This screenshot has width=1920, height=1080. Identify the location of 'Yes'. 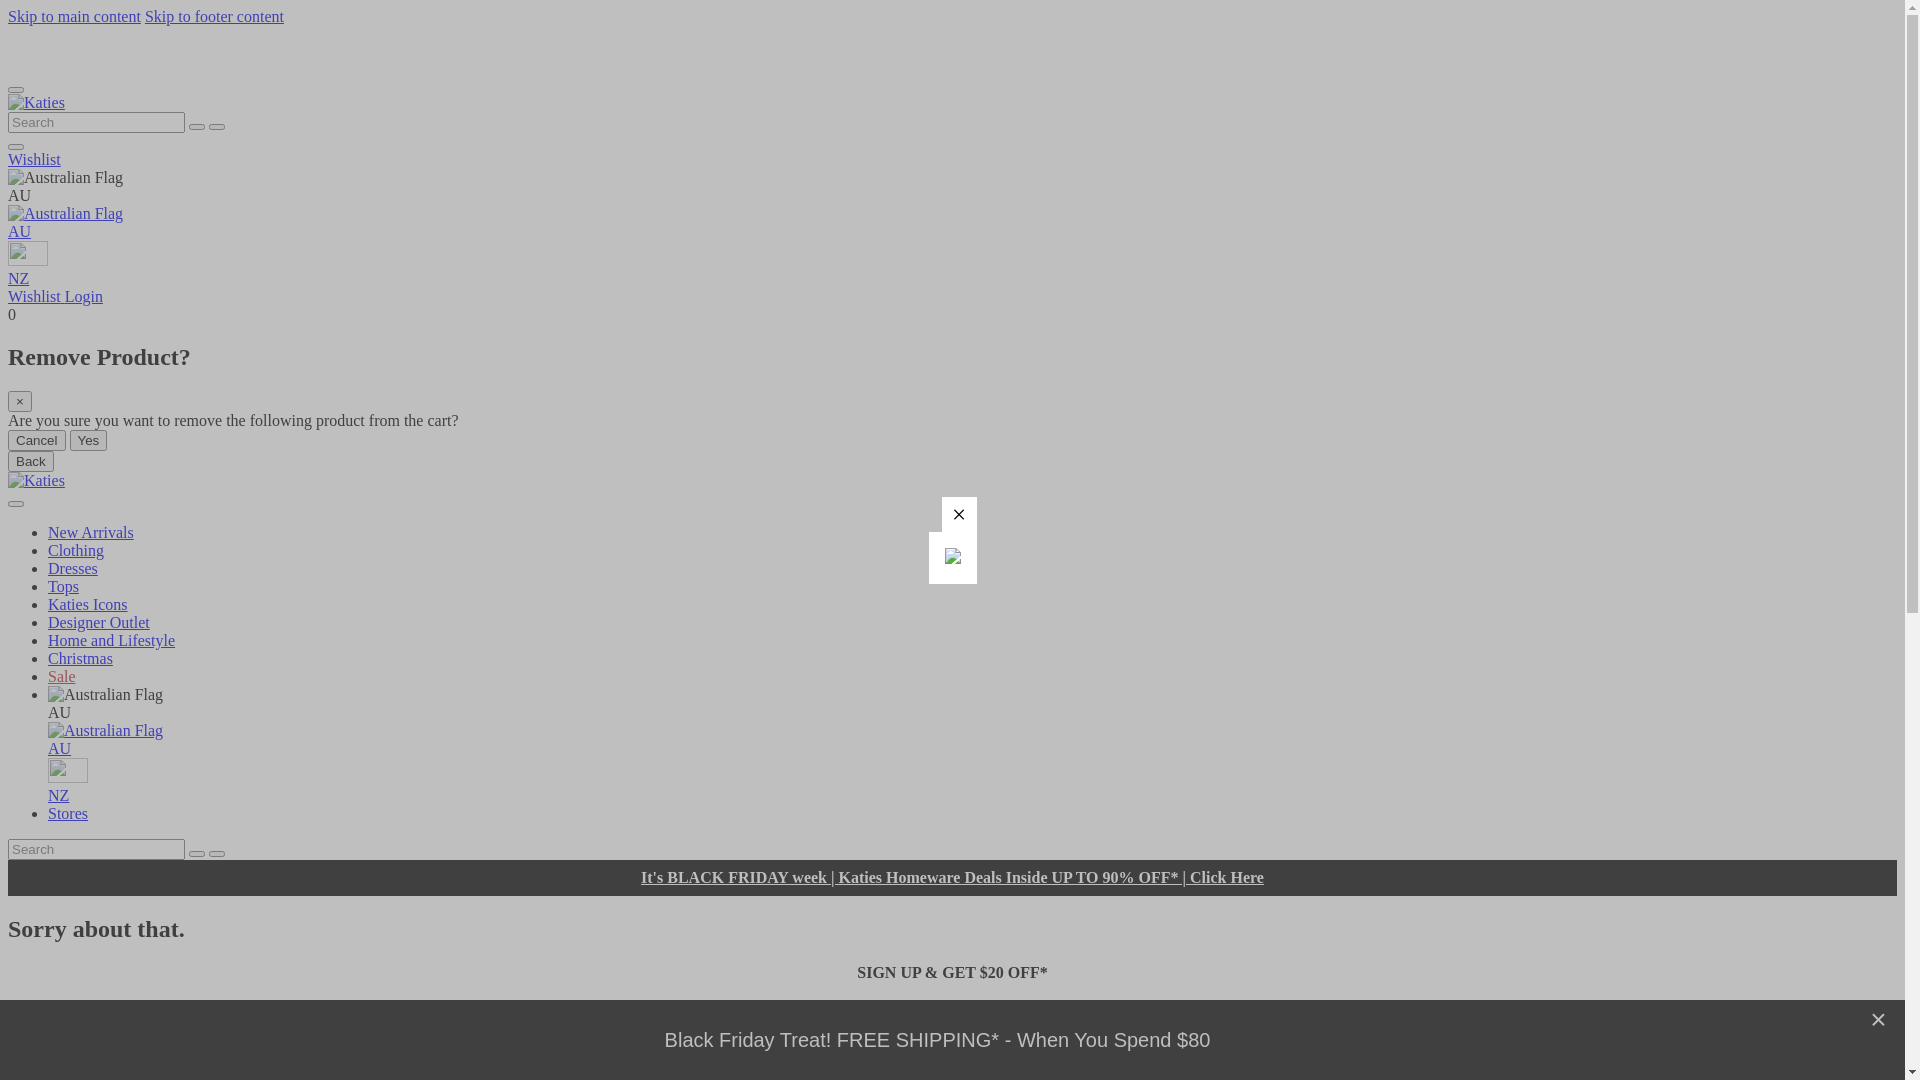
(70, 439).